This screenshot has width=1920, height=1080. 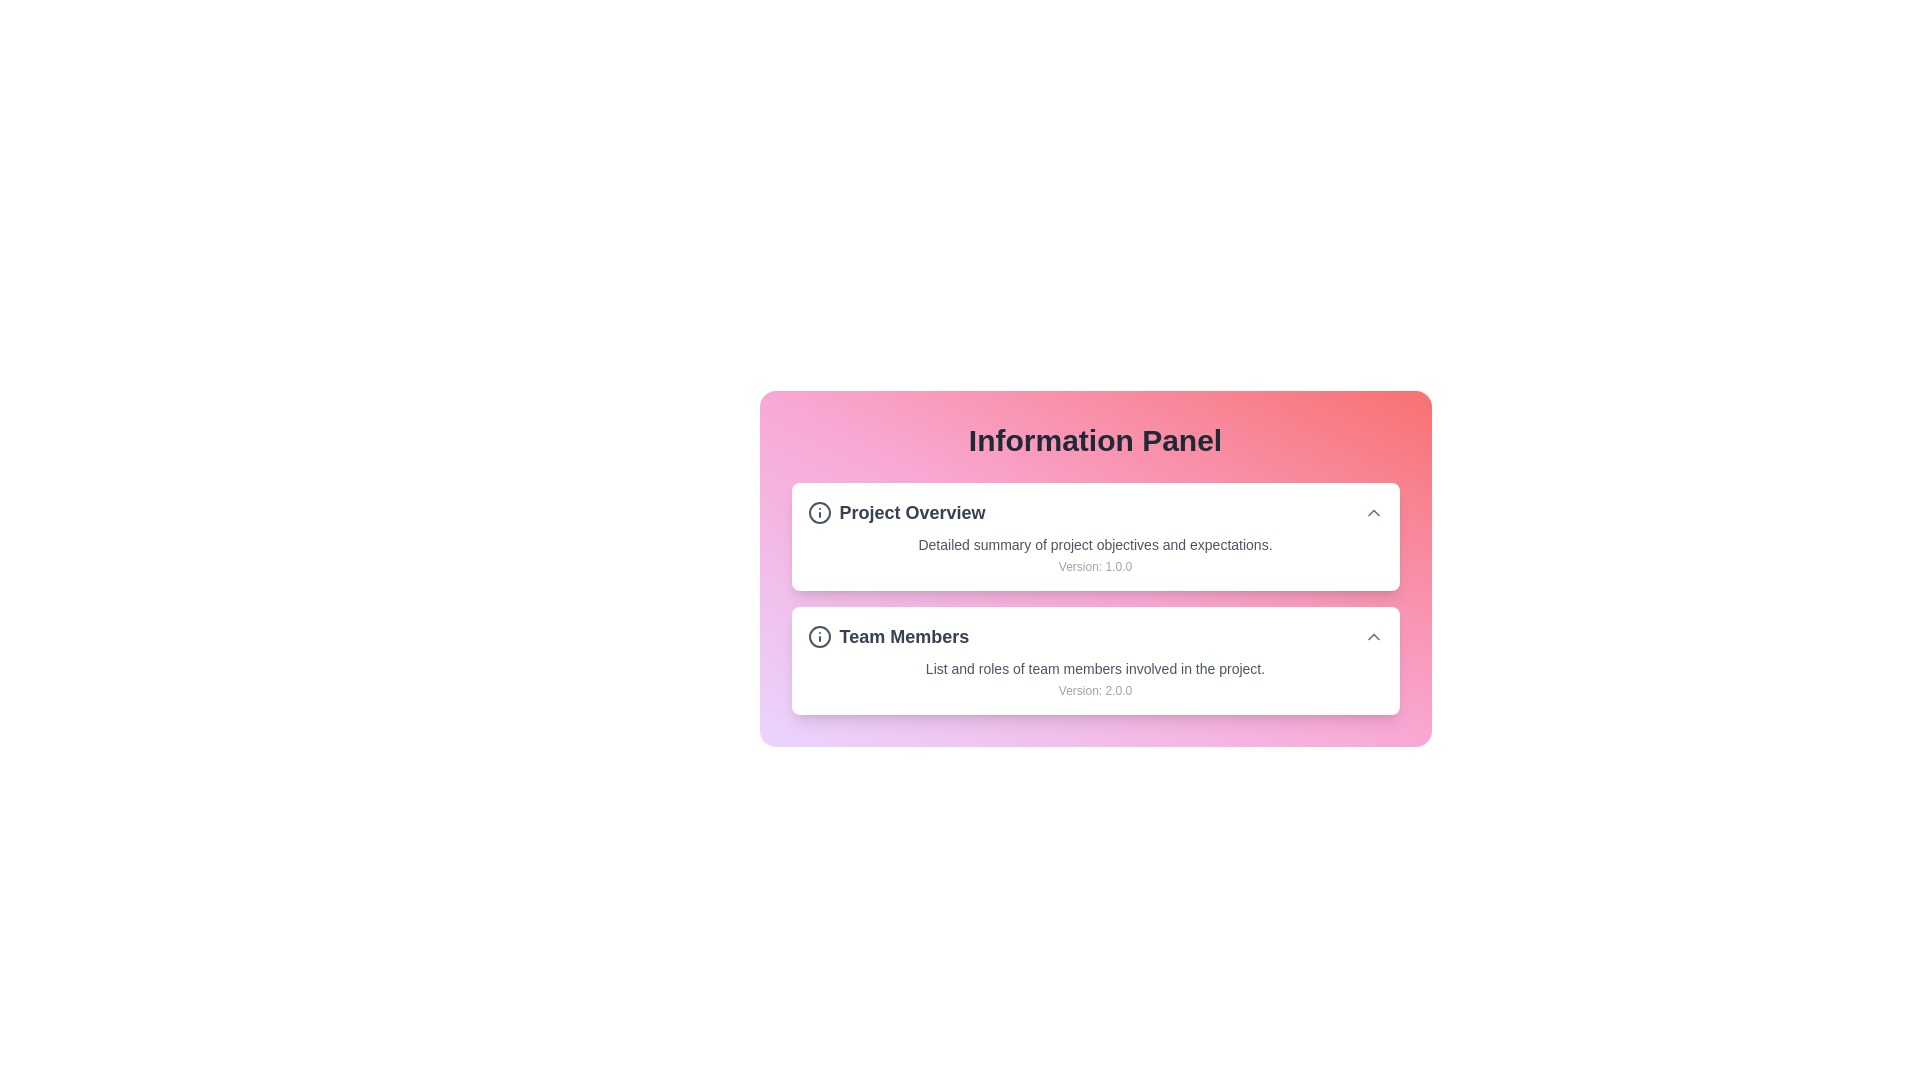 What do you see at coordinates (819, 636) in the screenshot?
I see `the icon located to the left of the 'Team Members' section header, which serves as a visual indicator for additional information related to the section` at bounding box center [819, 636].